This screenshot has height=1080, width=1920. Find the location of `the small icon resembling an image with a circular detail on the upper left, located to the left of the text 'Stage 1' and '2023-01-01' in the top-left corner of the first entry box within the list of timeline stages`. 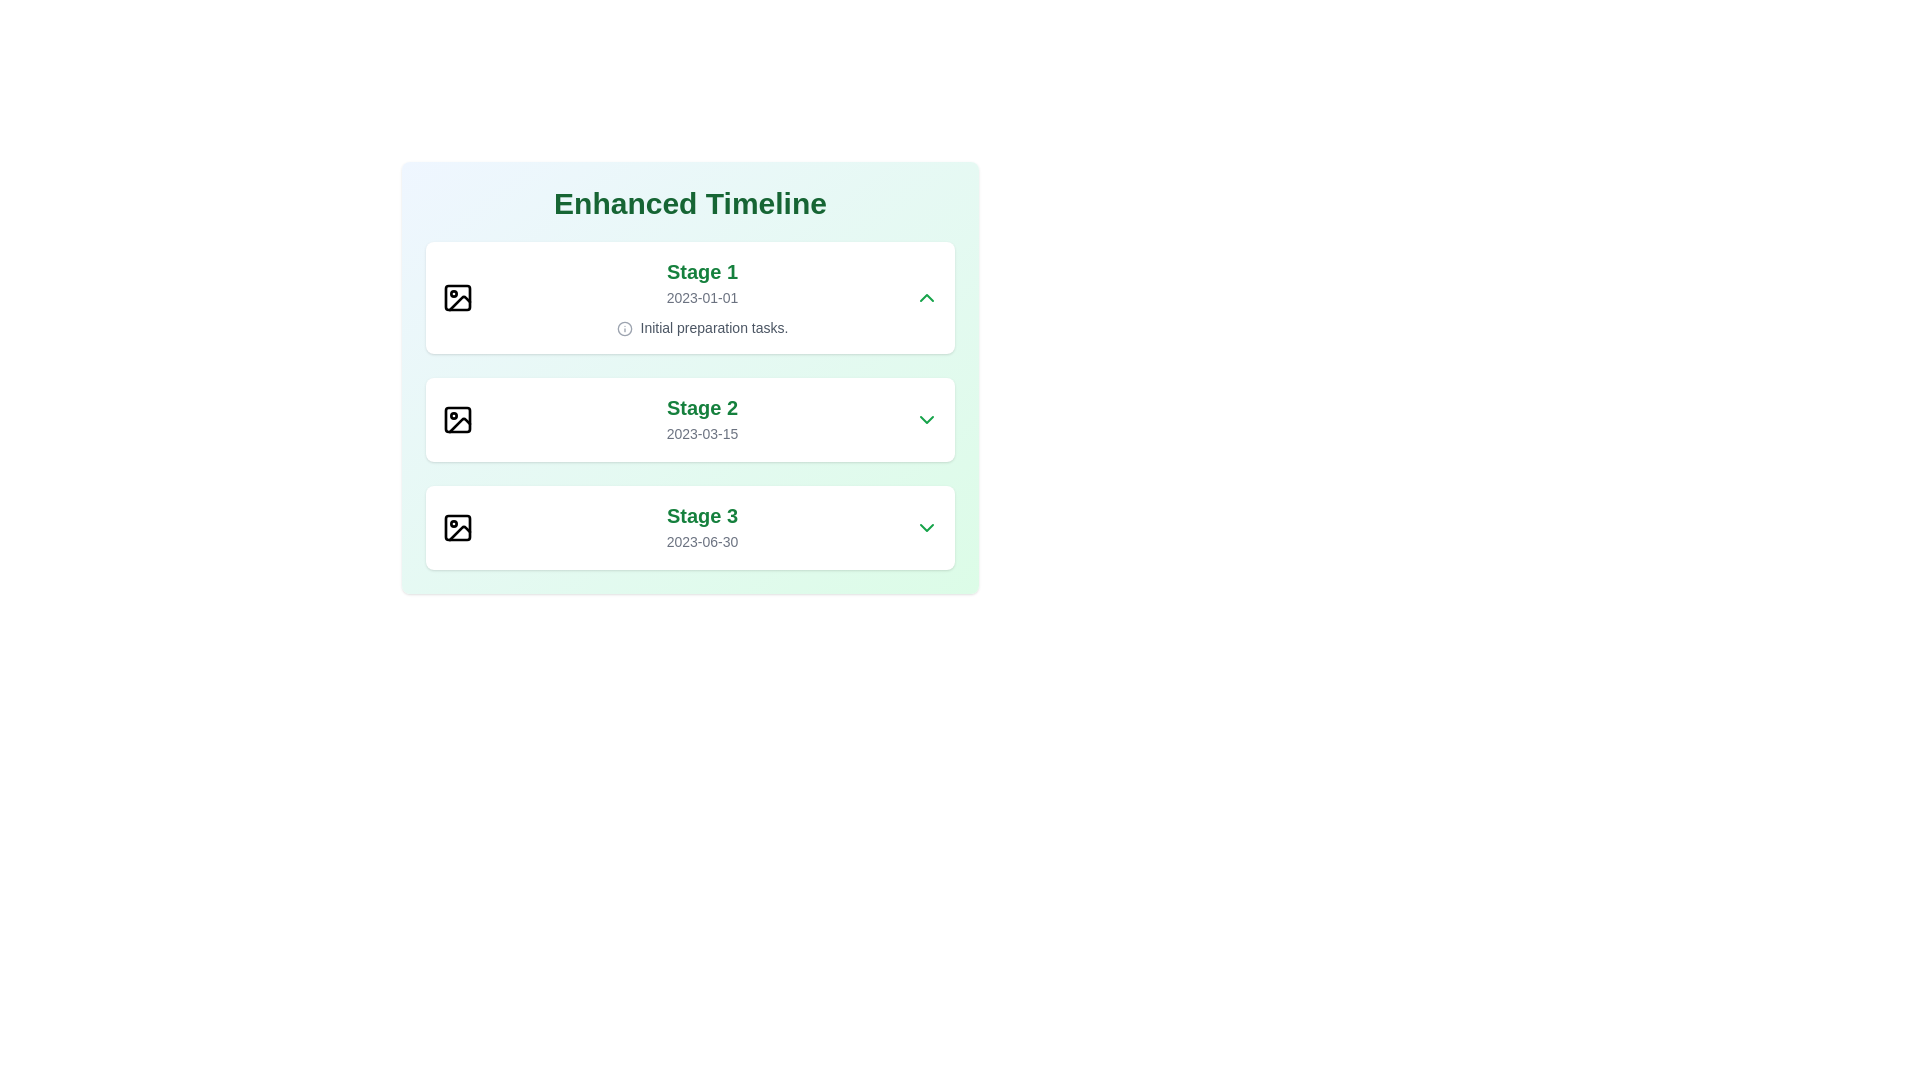

the small icon resembling an image with a circular detail on the upper left, located to the left of the text 'Stage 1' and '2023-01-01' in the top-left corner of the first entry box within the list of timeline stages is located at coordinates (456, 297).